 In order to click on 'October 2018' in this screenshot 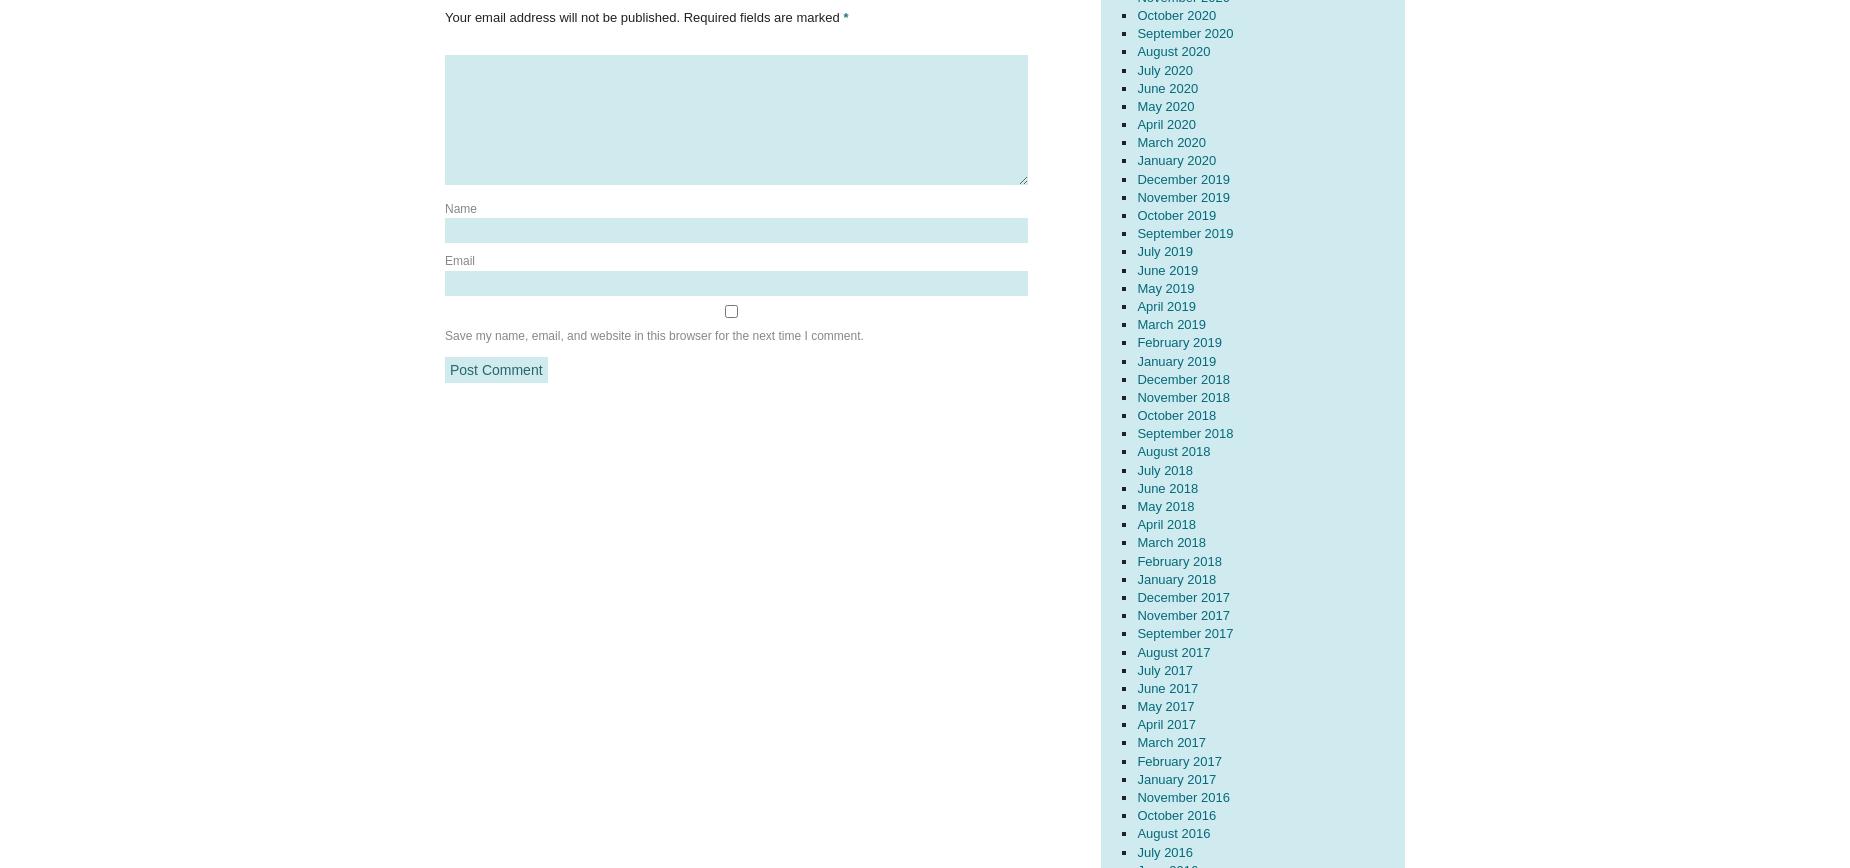, I will do `click(1175, 415)`.